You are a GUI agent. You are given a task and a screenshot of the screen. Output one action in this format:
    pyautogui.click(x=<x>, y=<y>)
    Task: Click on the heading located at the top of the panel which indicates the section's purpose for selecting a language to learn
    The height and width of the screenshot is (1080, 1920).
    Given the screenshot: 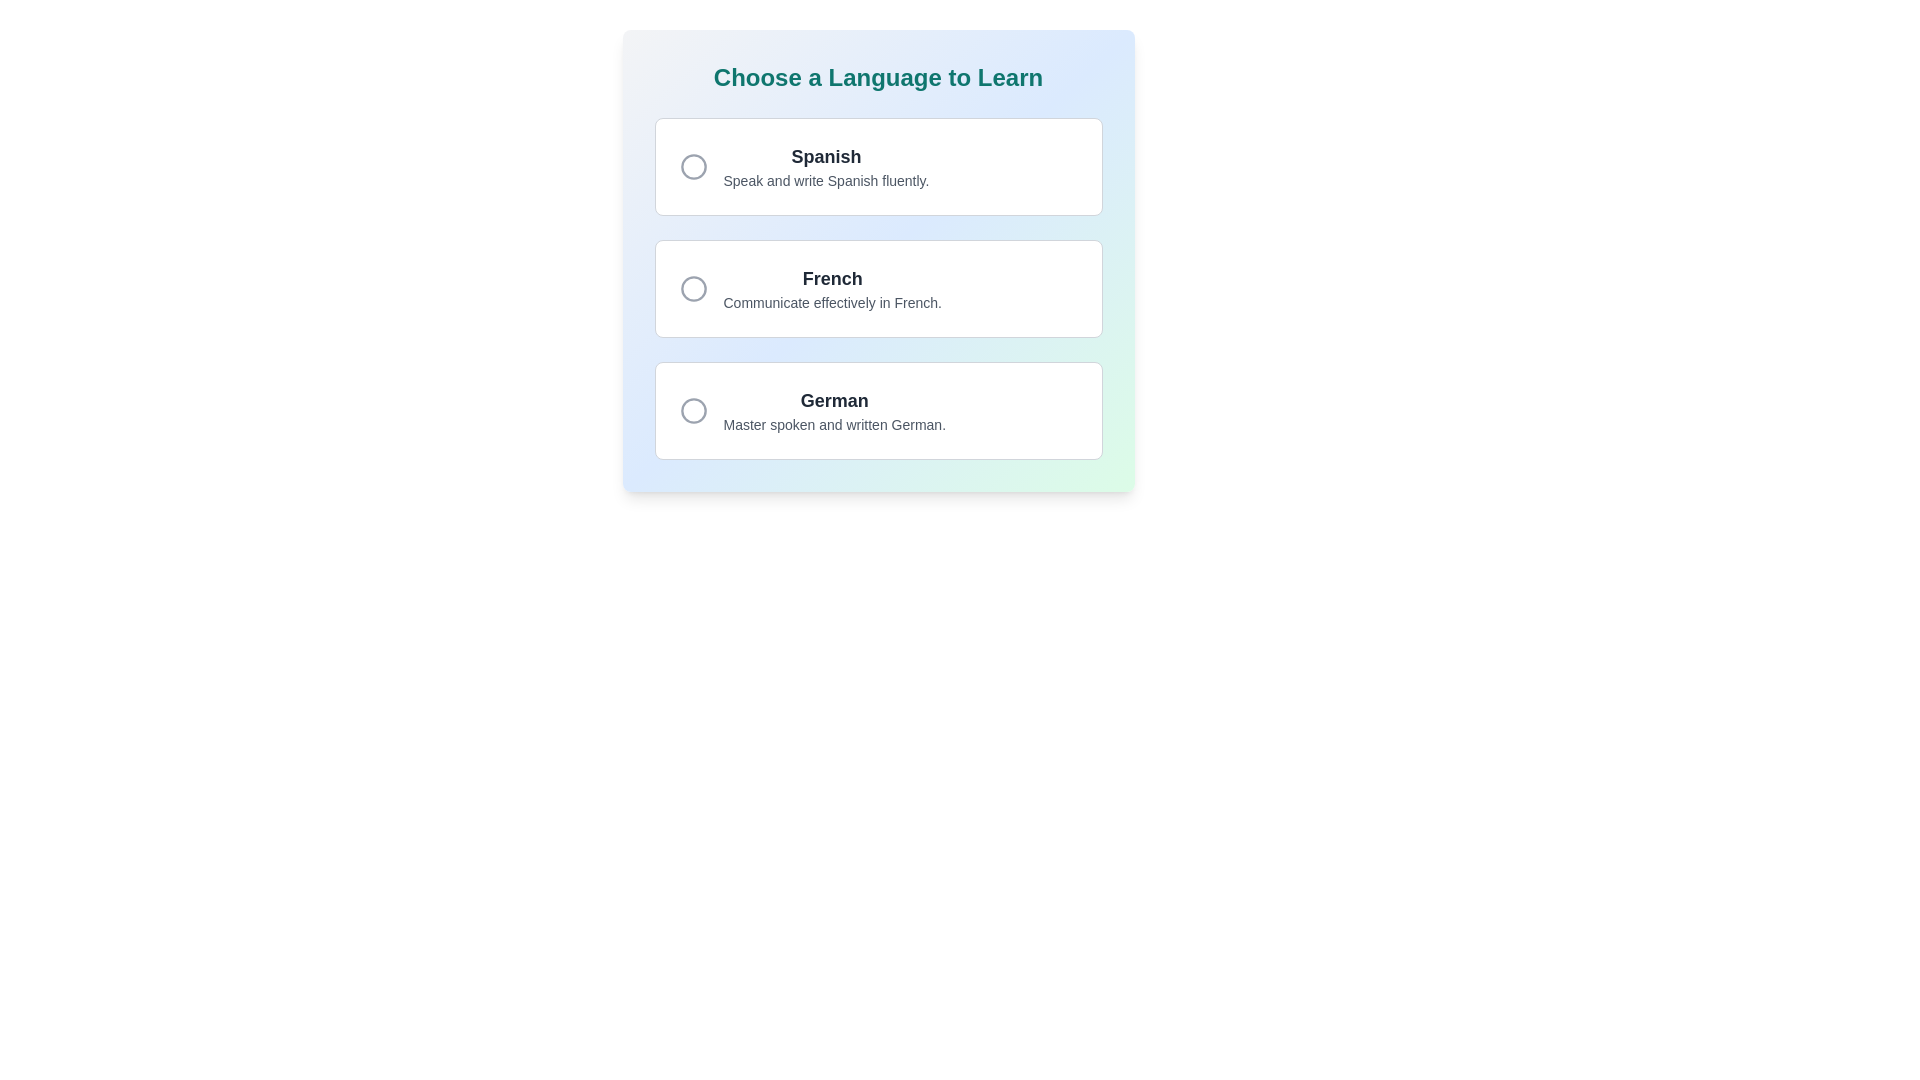 What is the action you would take?
    pyautogui.click(x=878, y=76)
    